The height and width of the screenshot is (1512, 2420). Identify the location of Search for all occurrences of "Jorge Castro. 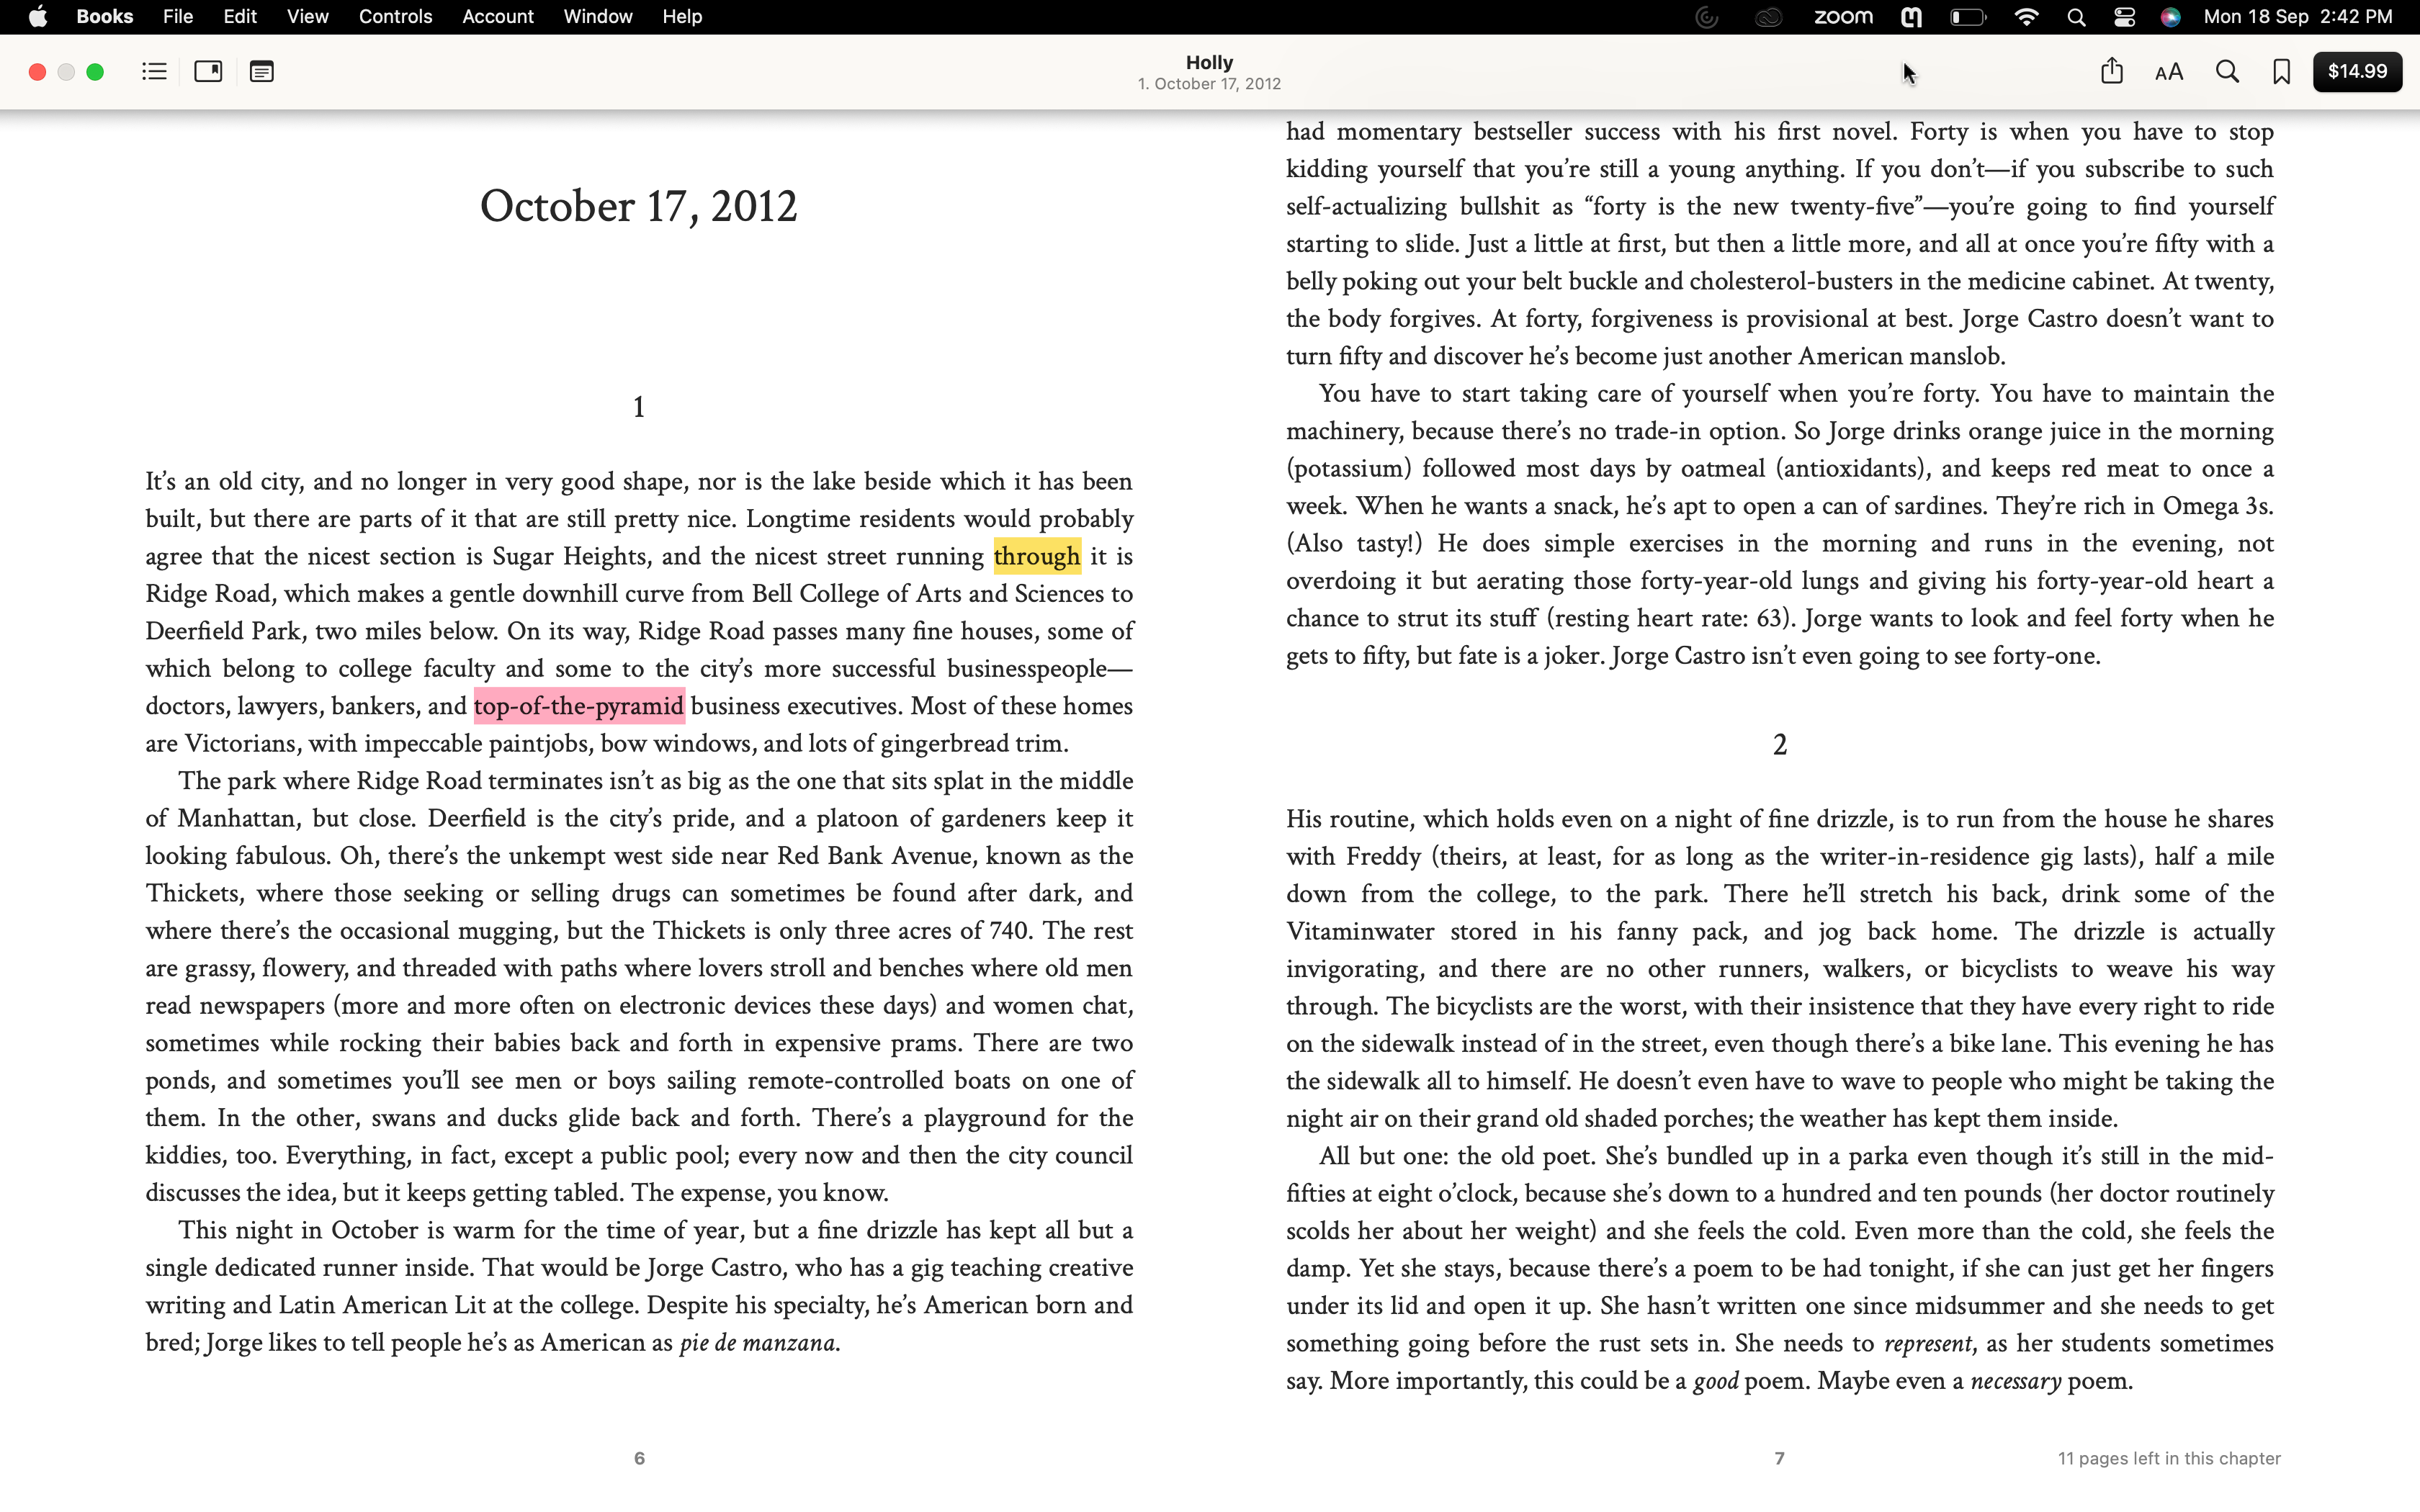
(2225, 73).